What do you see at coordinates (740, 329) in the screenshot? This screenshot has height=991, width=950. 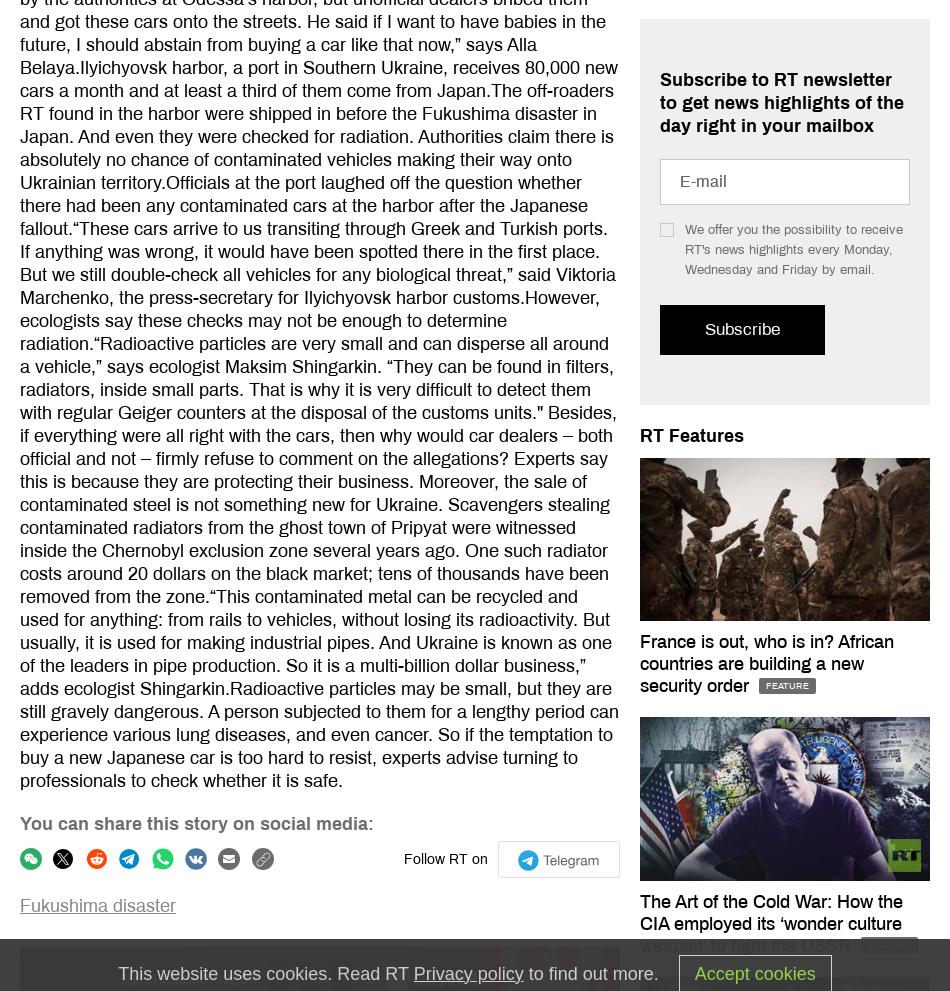 I see `'Subscribe'` at bounding box center [740, 329].